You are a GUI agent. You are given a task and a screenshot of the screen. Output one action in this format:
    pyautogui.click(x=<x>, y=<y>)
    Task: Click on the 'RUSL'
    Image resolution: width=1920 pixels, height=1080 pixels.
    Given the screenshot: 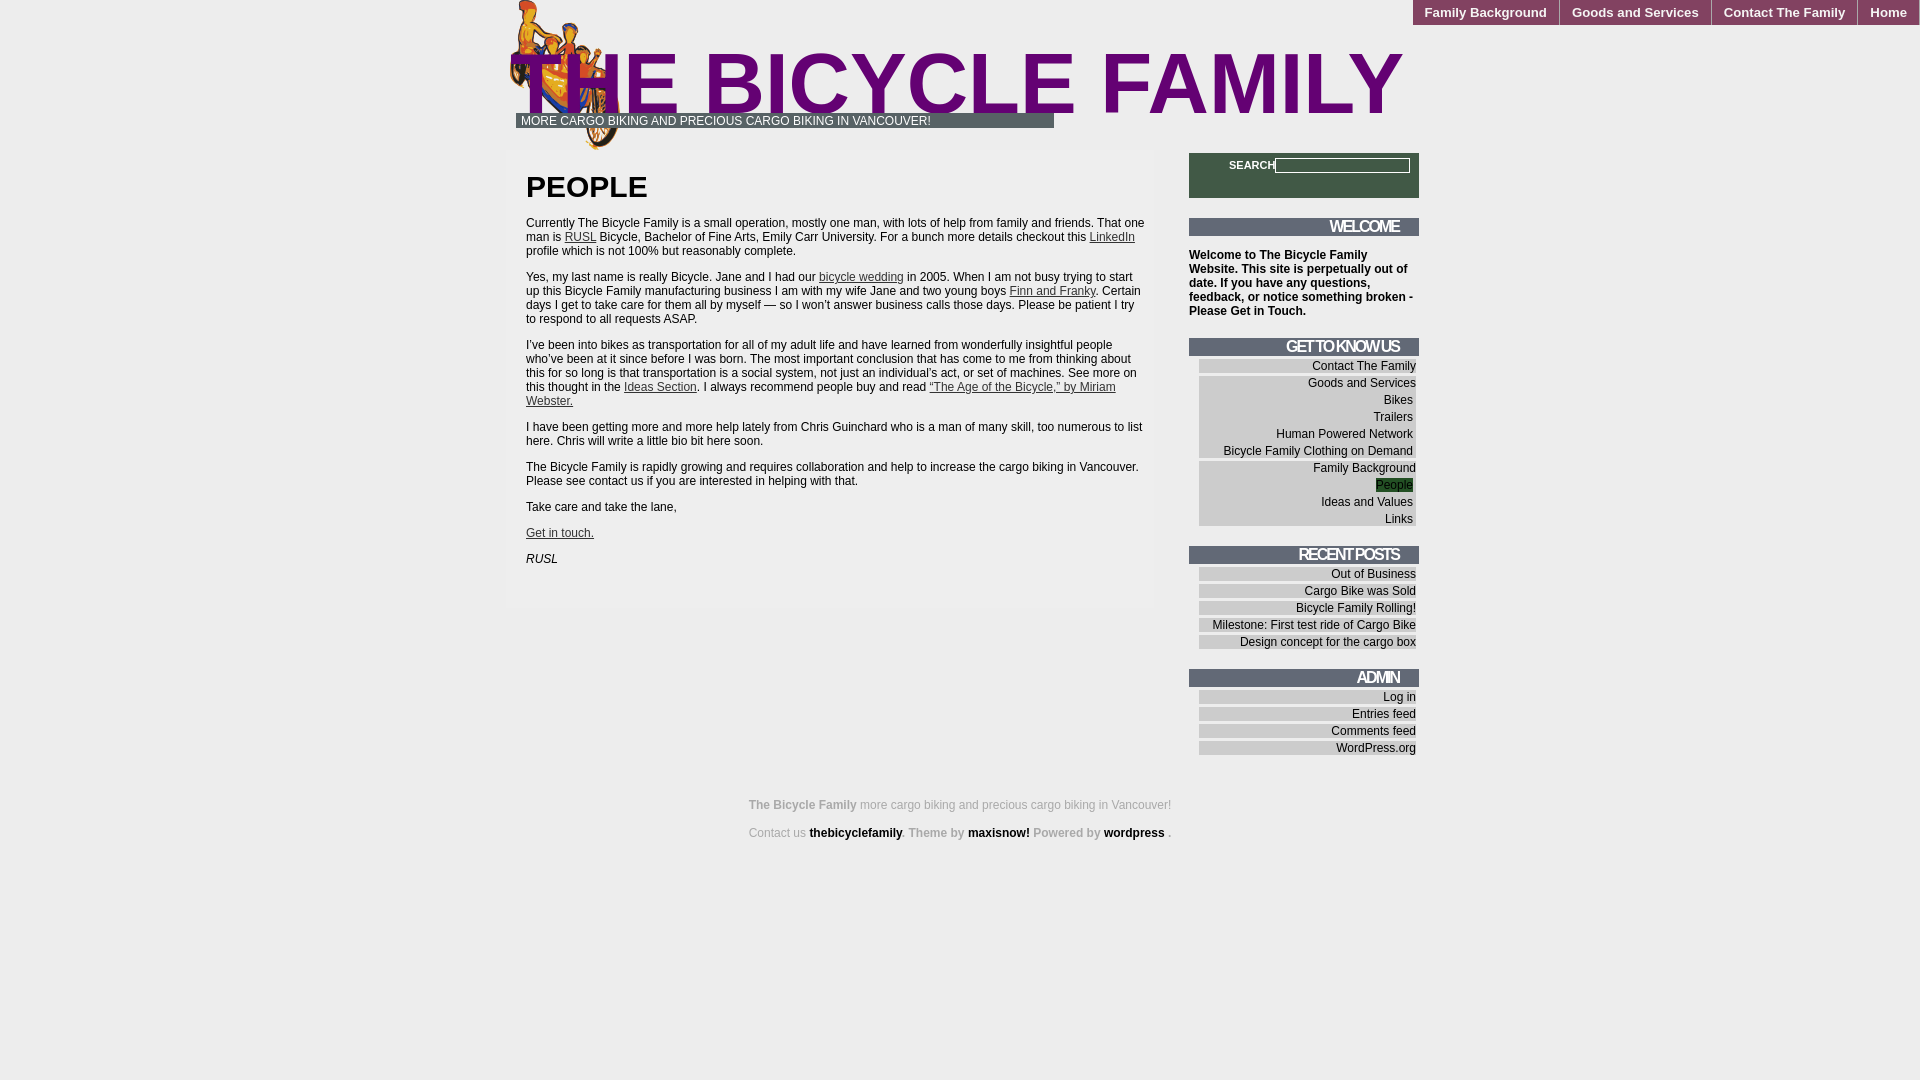 What is the action you would take?
    pyautogui.click(x=579, y=235)
    